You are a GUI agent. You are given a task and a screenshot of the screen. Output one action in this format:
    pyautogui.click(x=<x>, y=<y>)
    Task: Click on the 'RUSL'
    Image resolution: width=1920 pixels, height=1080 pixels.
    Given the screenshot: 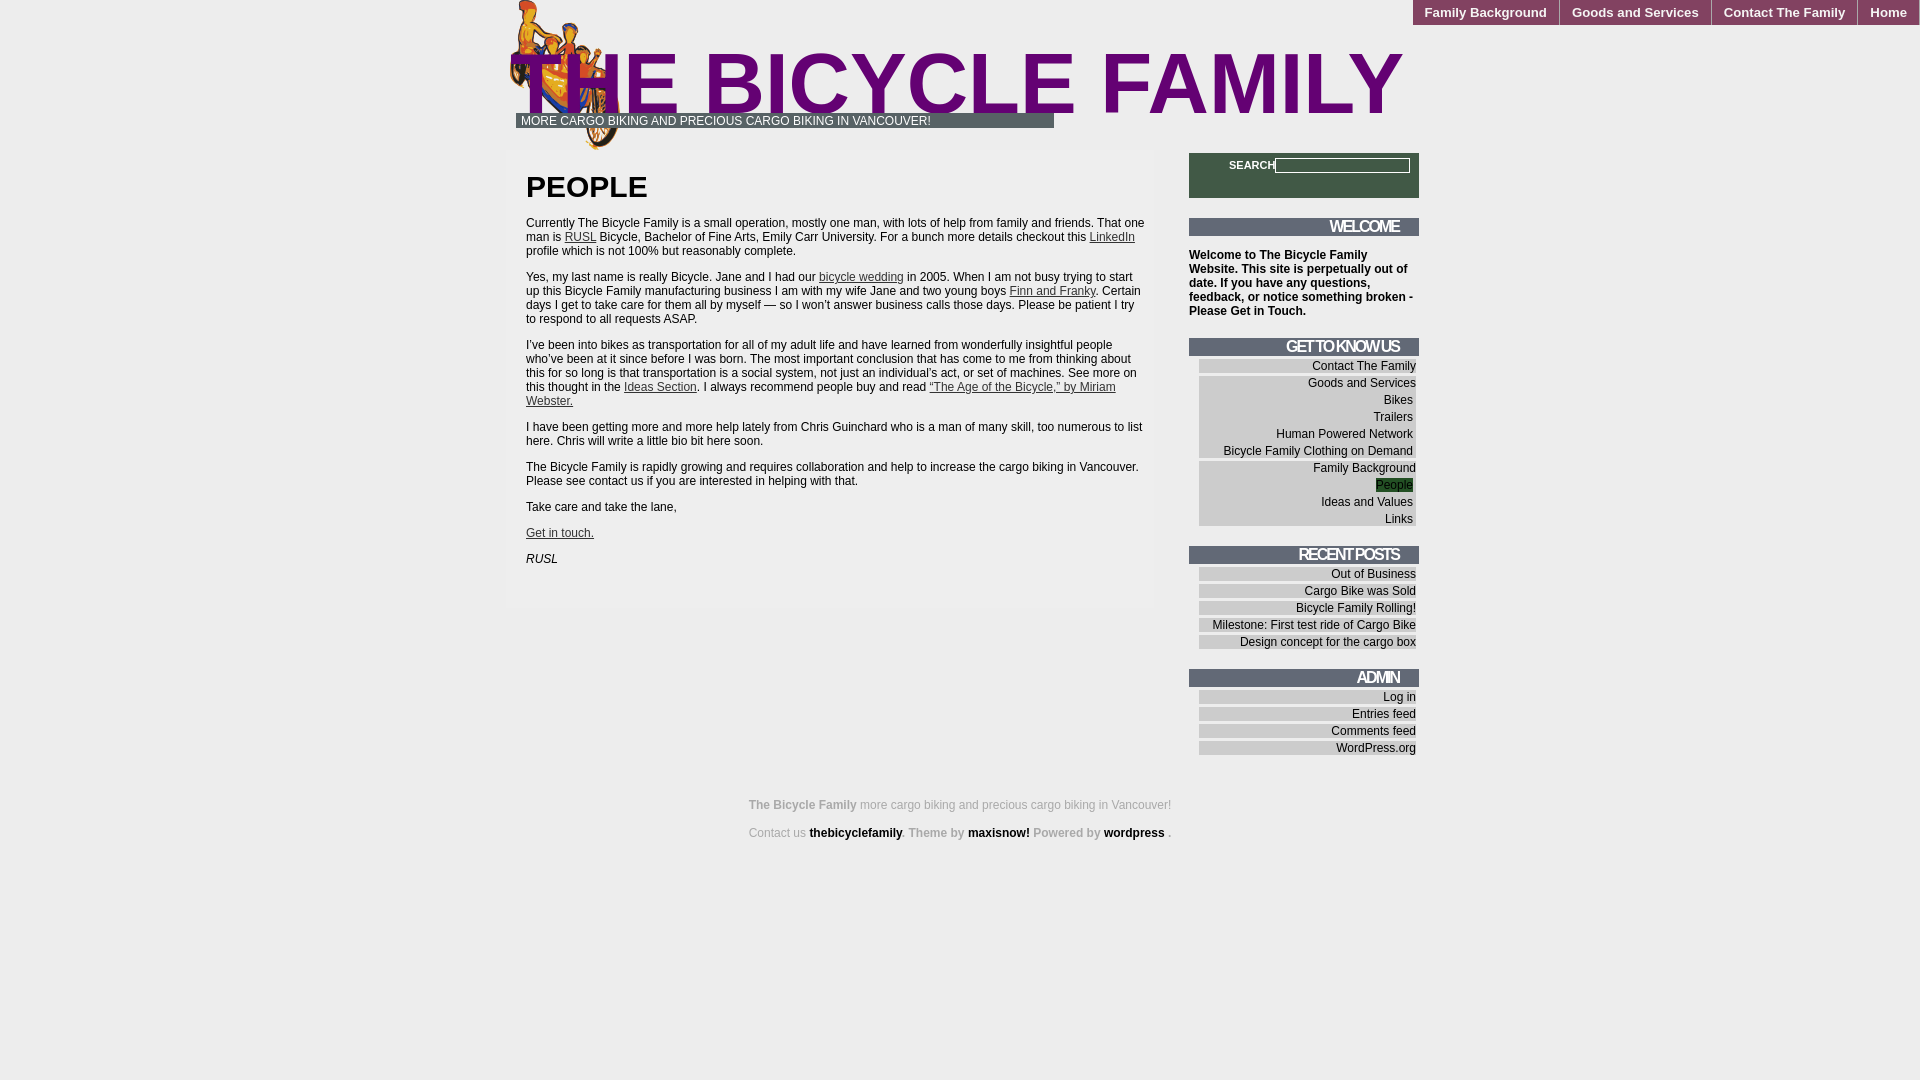 What is the action you would take?
    pyautogui.click(x=579, y=235)
    